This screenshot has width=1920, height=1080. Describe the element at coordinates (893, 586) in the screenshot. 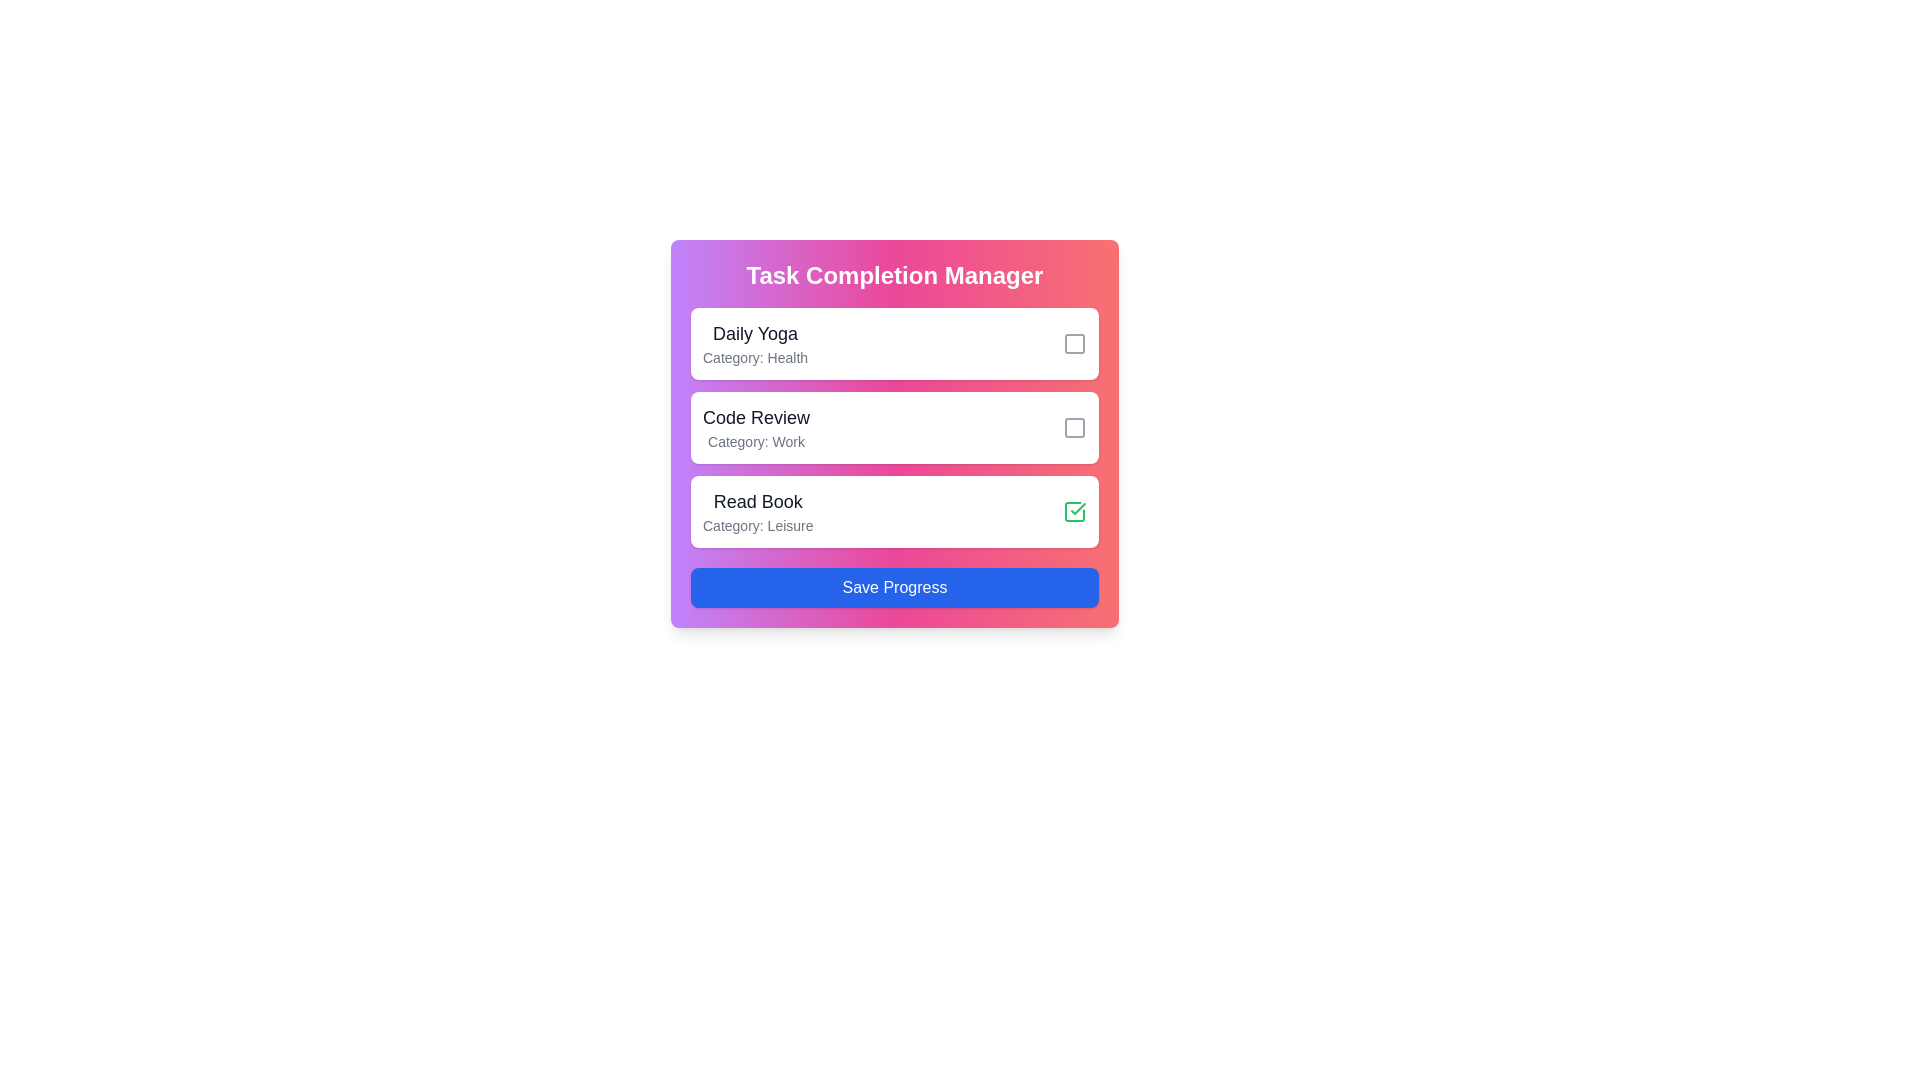

I see `the 'Save Progress' button to save the current task completion state` at that location.